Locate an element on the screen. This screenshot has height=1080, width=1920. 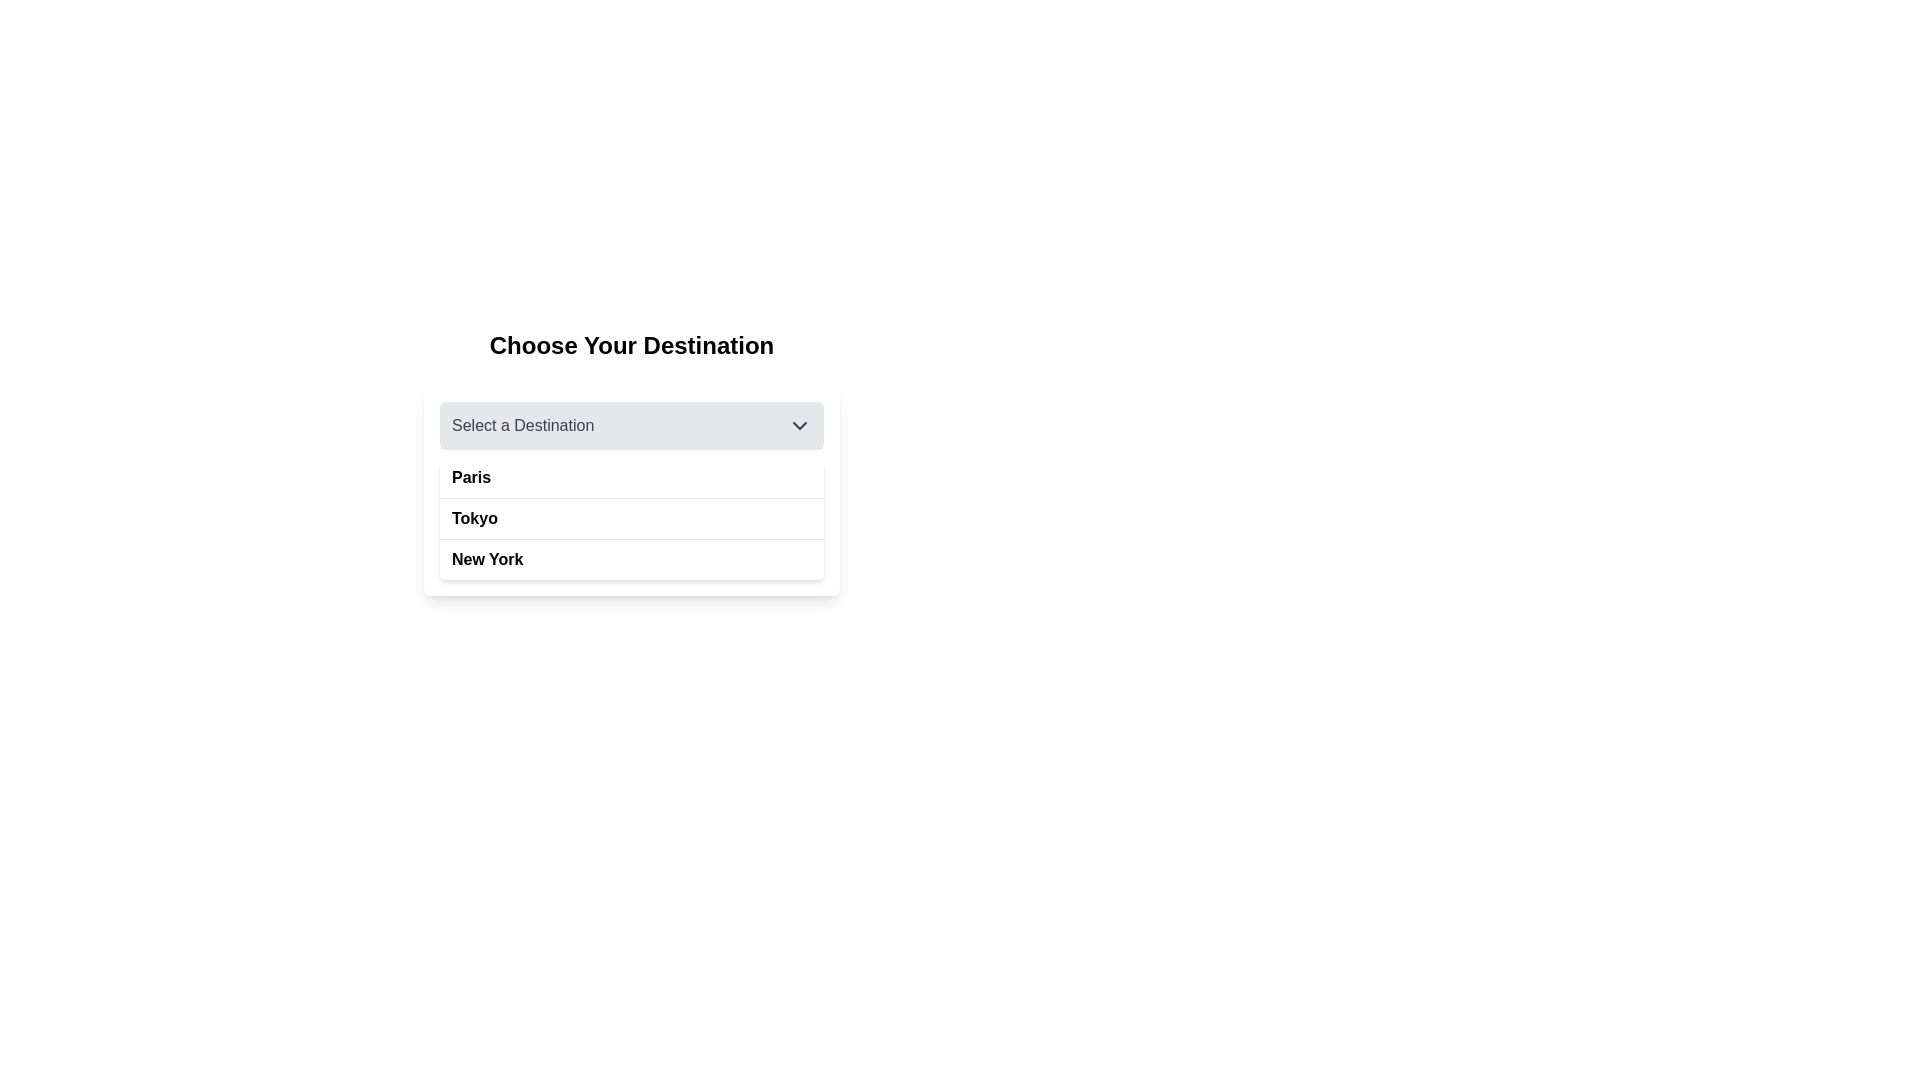
the selectable item for 'New York' in the dropdown list under 'Choose Your Destination' is located at coordinates (487, 559).